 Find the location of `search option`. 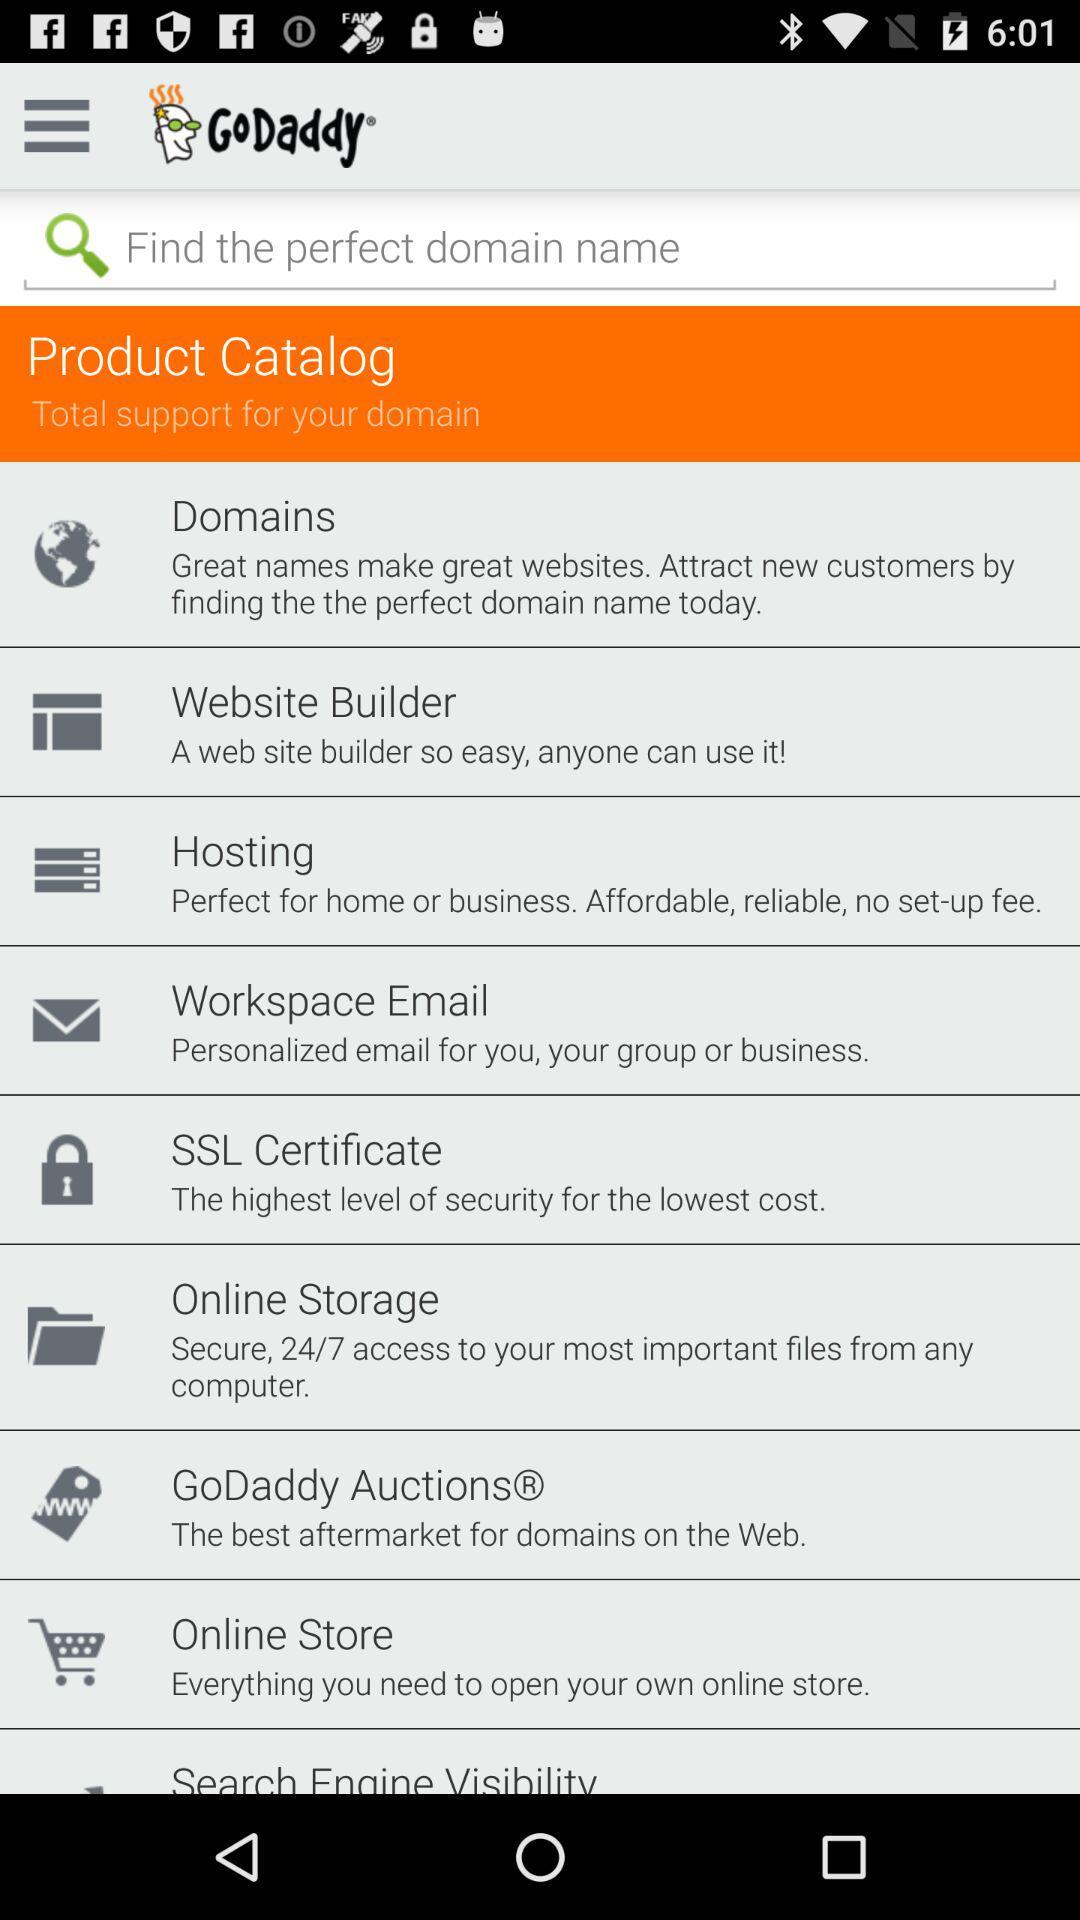

search option is located at coordinates (540, 246).